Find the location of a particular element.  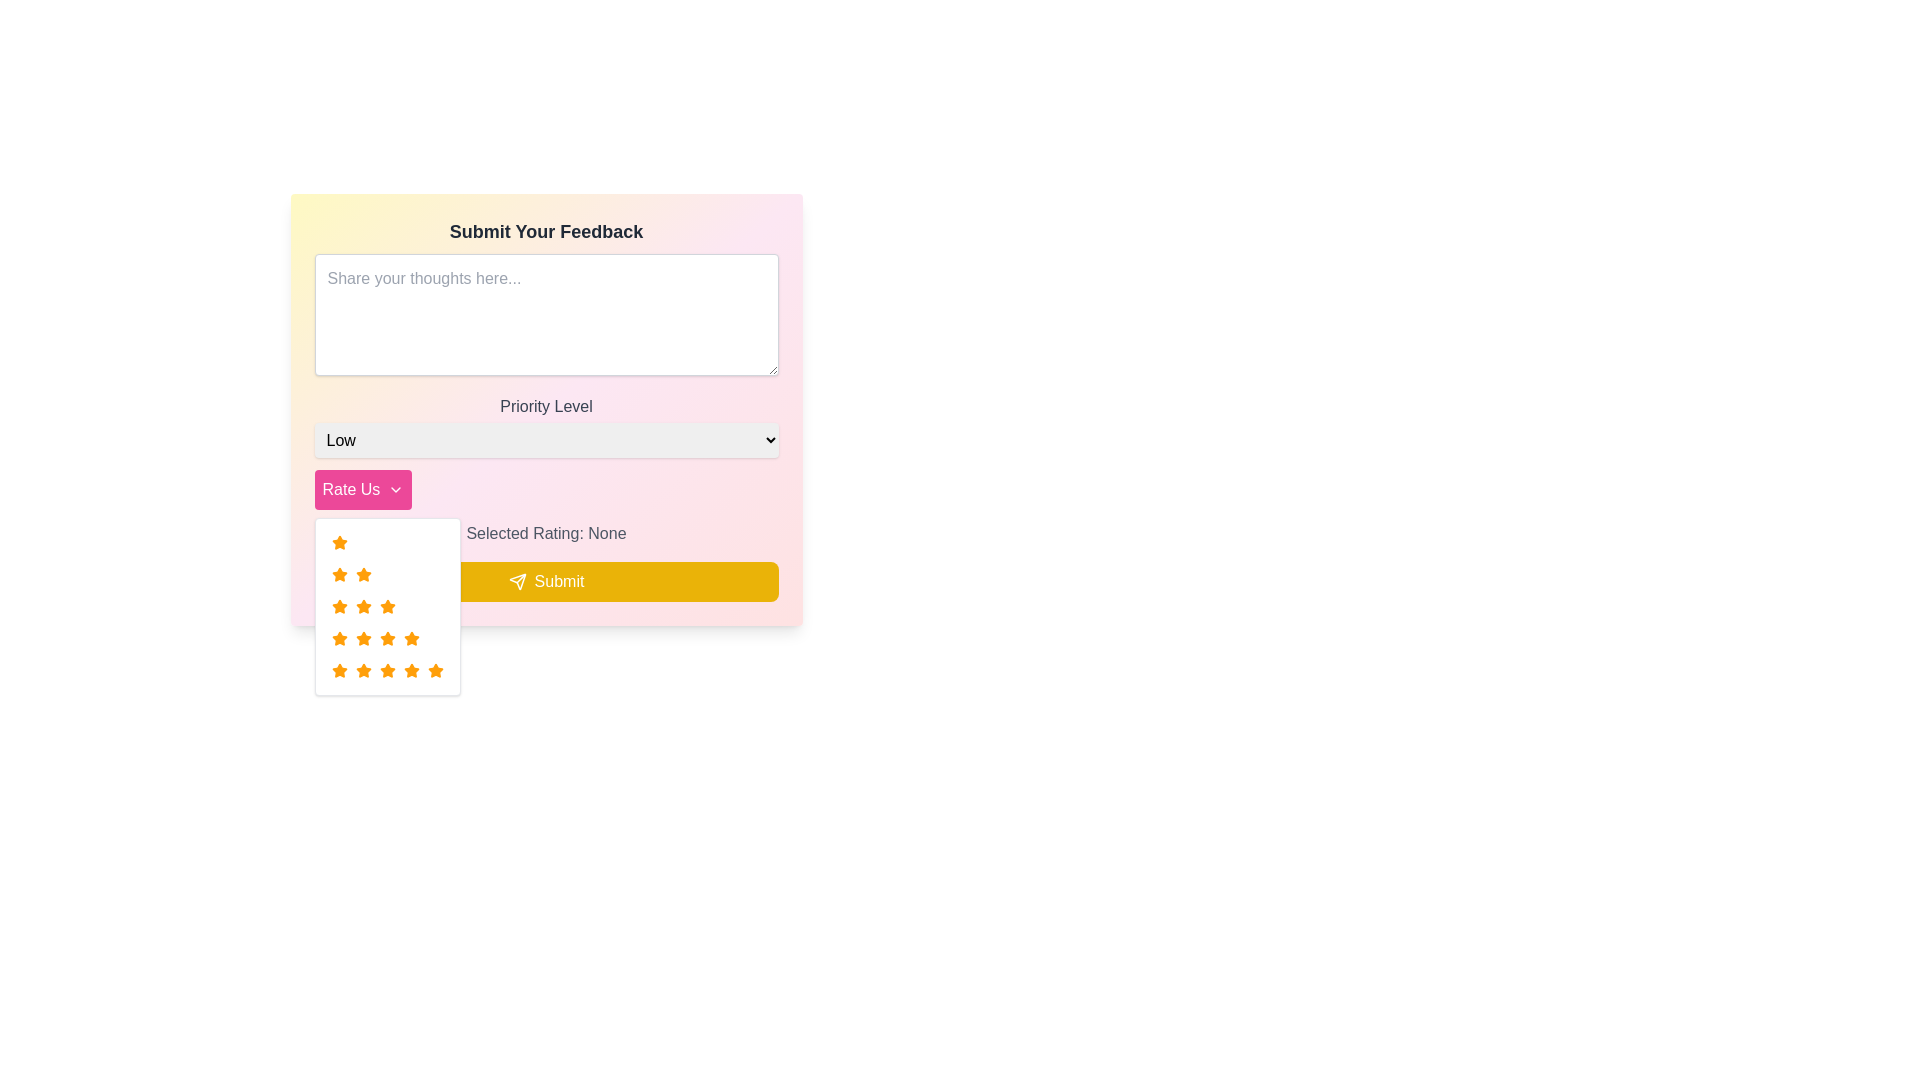

over the three orange star icons in the Rating component is located at coordinates (387, 605).